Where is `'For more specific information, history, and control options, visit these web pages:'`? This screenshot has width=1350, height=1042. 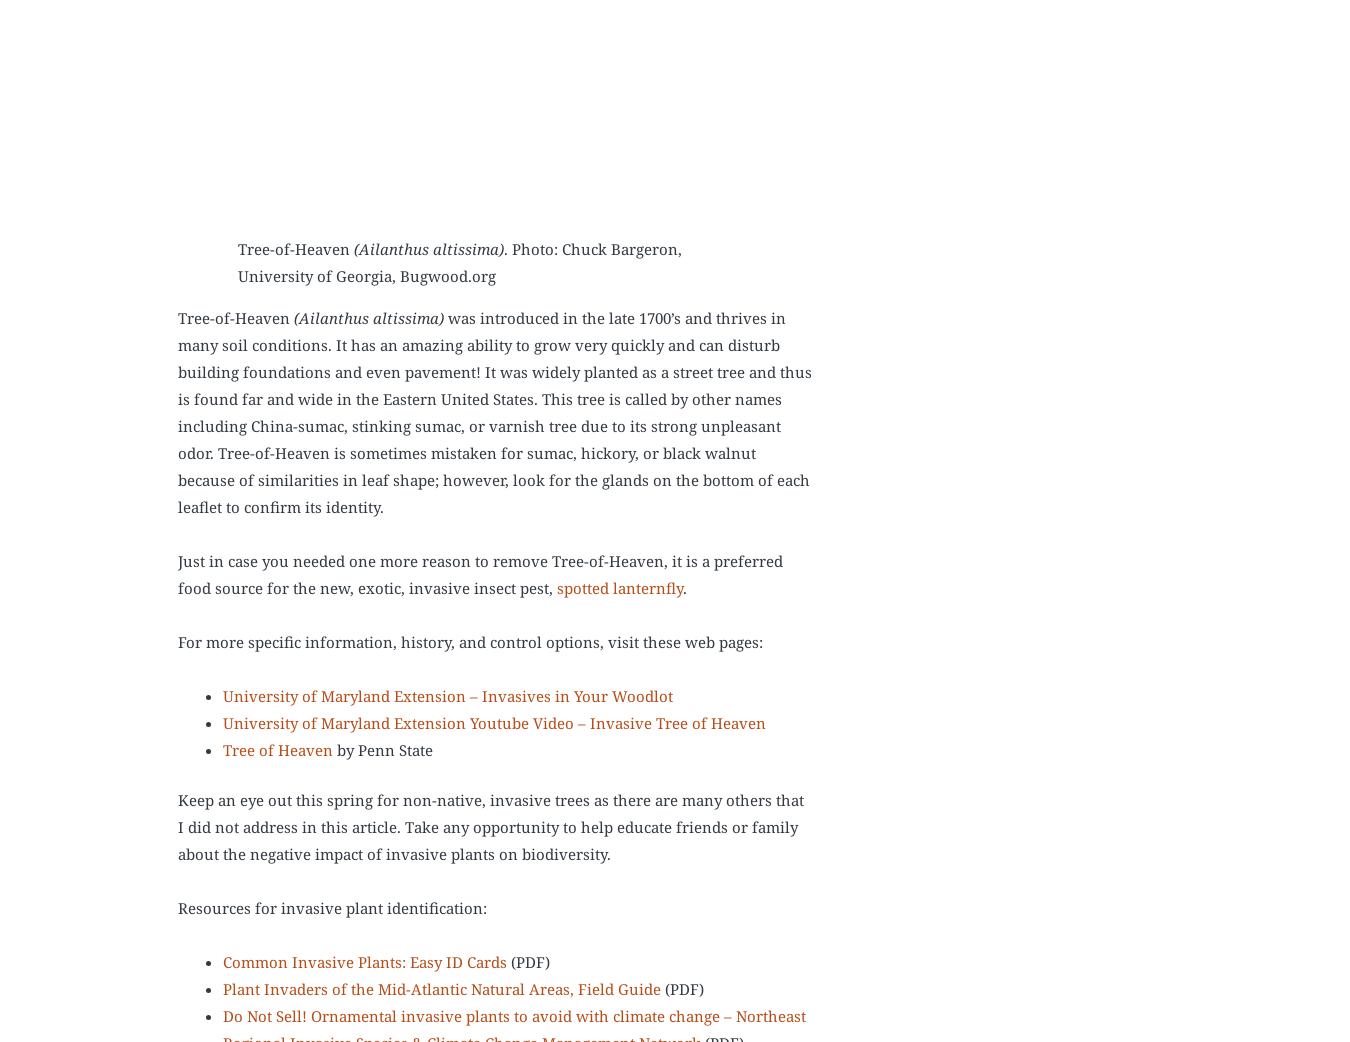 'For more specific information, history, and control options, visit these web pages:' is located at coordinates (469, 643).